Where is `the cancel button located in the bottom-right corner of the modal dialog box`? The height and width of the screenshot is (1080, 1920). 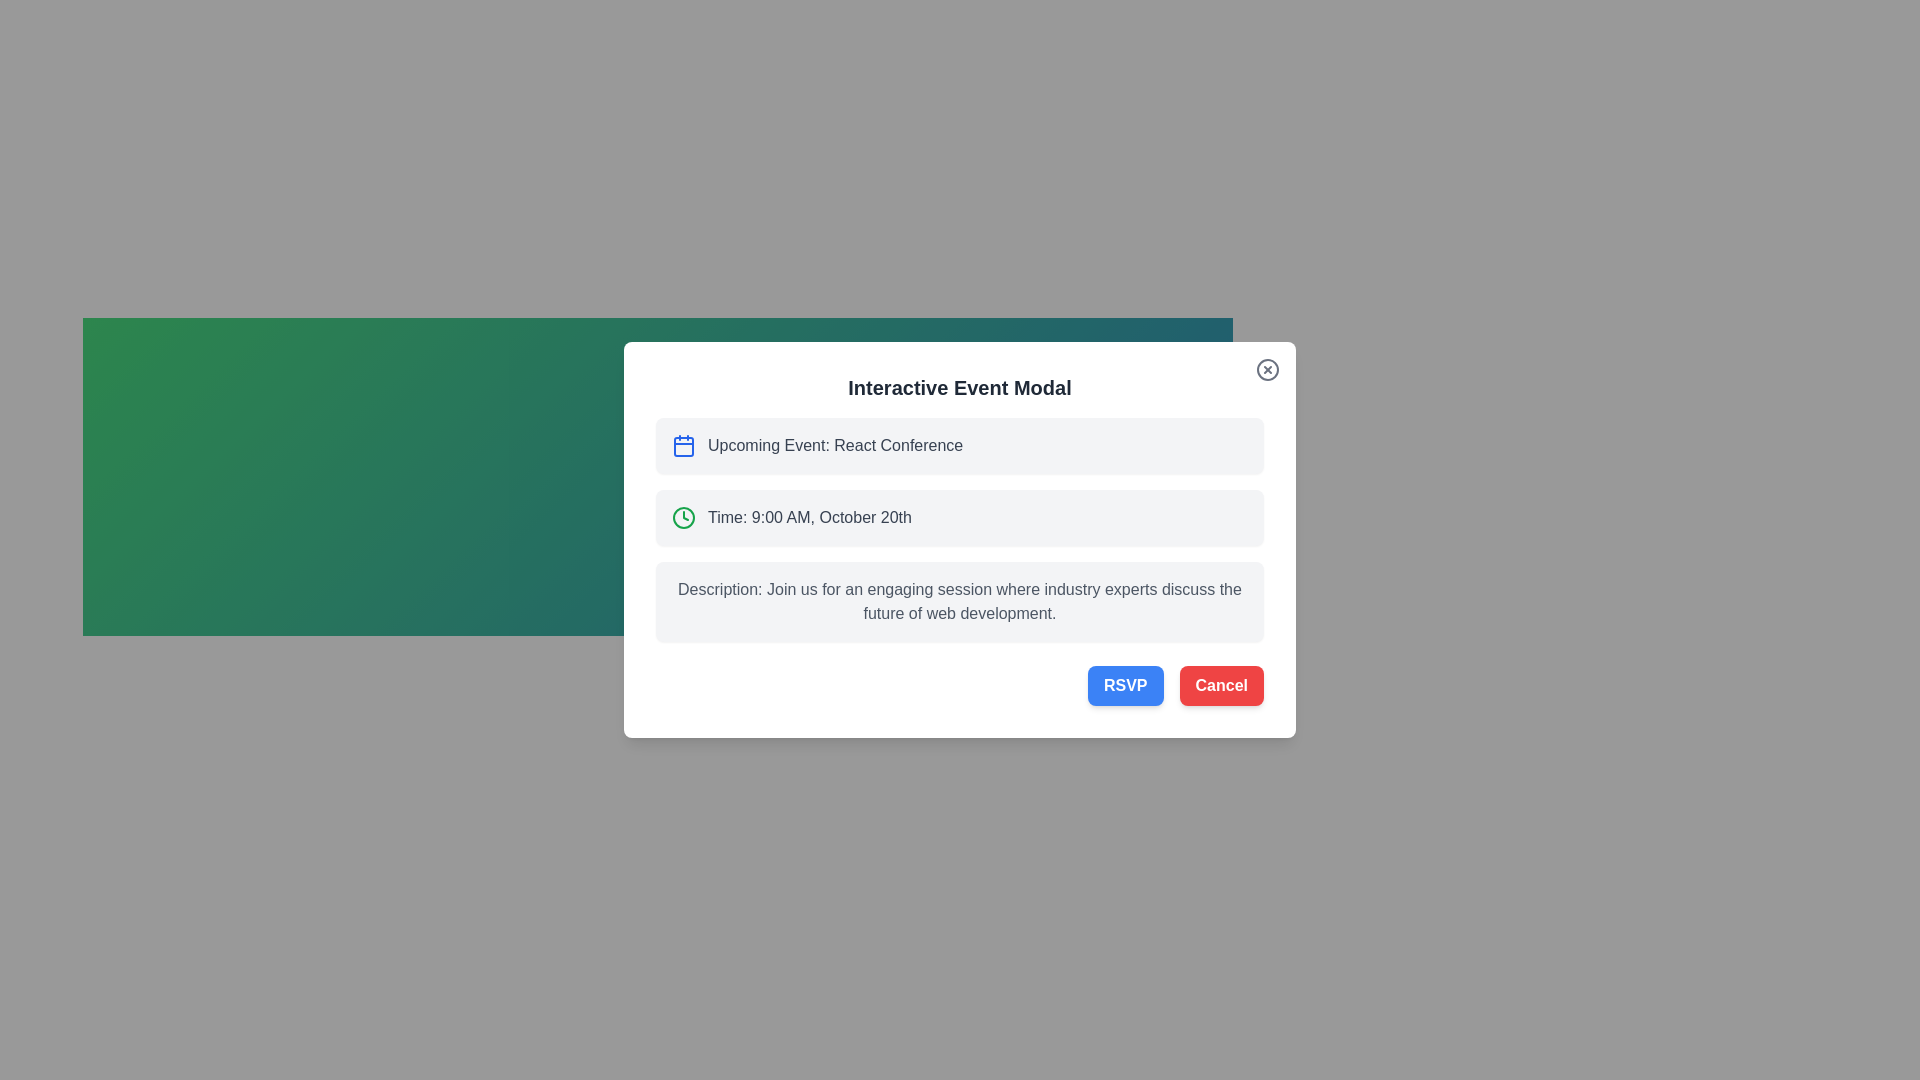
the cancel button located in the bottom-right corner of the modal dialog box is located at coordinates (1220, 685).